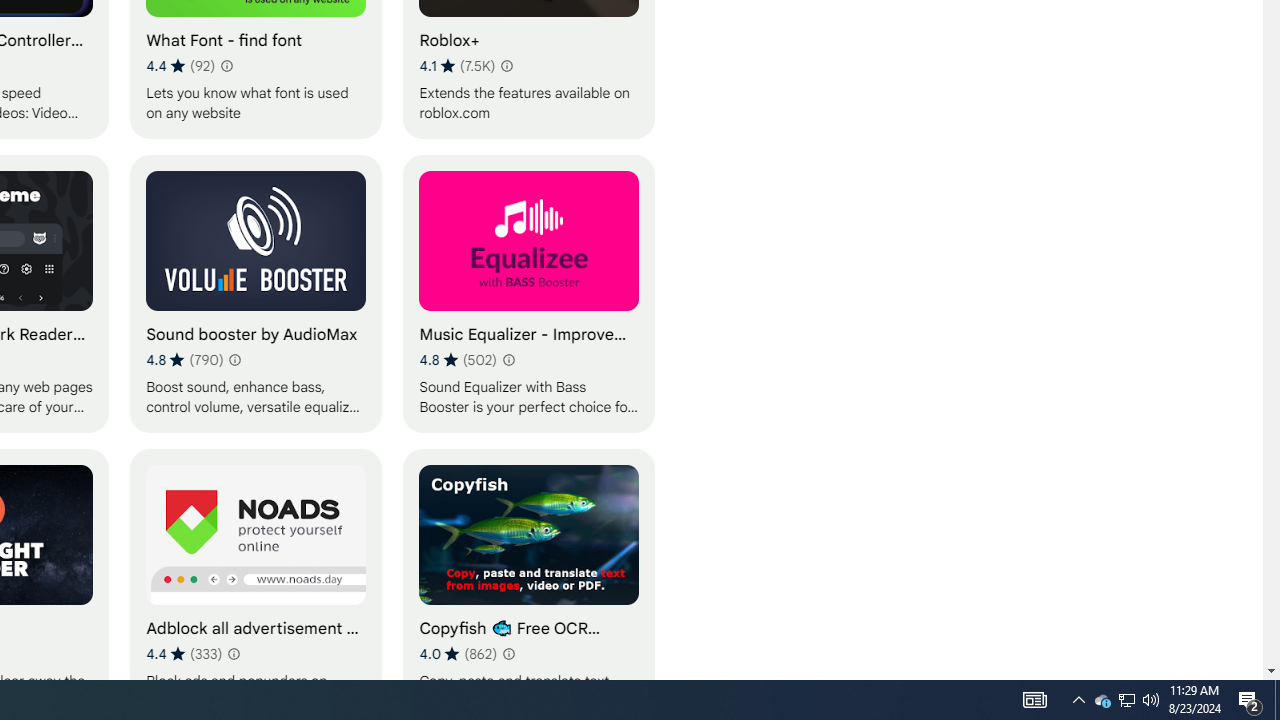 The width and height of the screenshot is (1280, 720). What do you see at coordinates (456, 65) in the screenshot?
I see `'Average rating 4.1 out of 5 stars. 7.5K ratings.'` at bounding box center [456, 65].